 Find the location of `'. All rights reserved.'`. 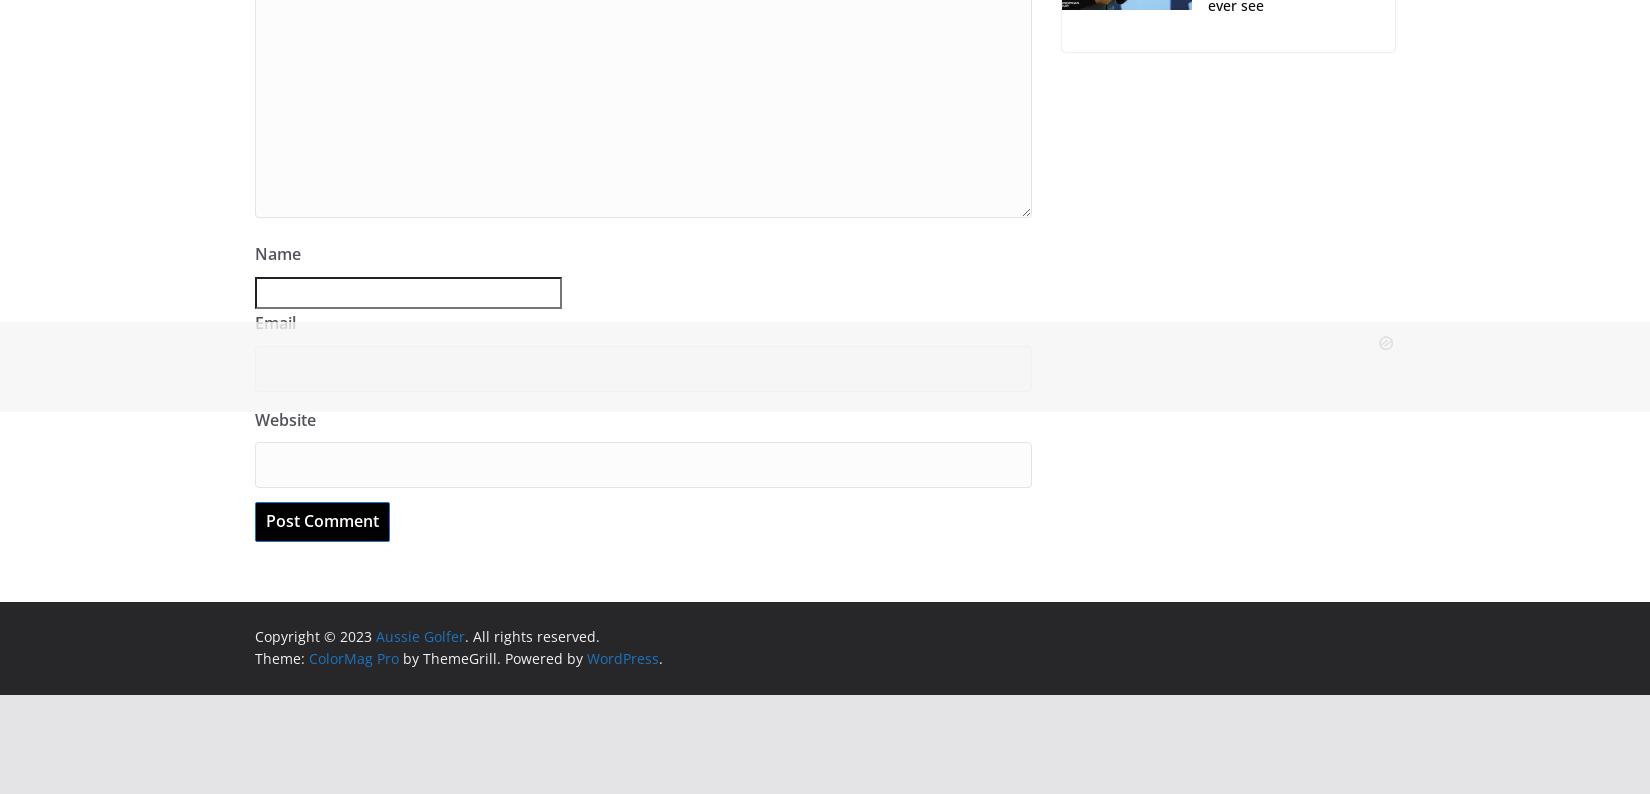

'. All rights reserved.' is located at coordinates (531, 635).